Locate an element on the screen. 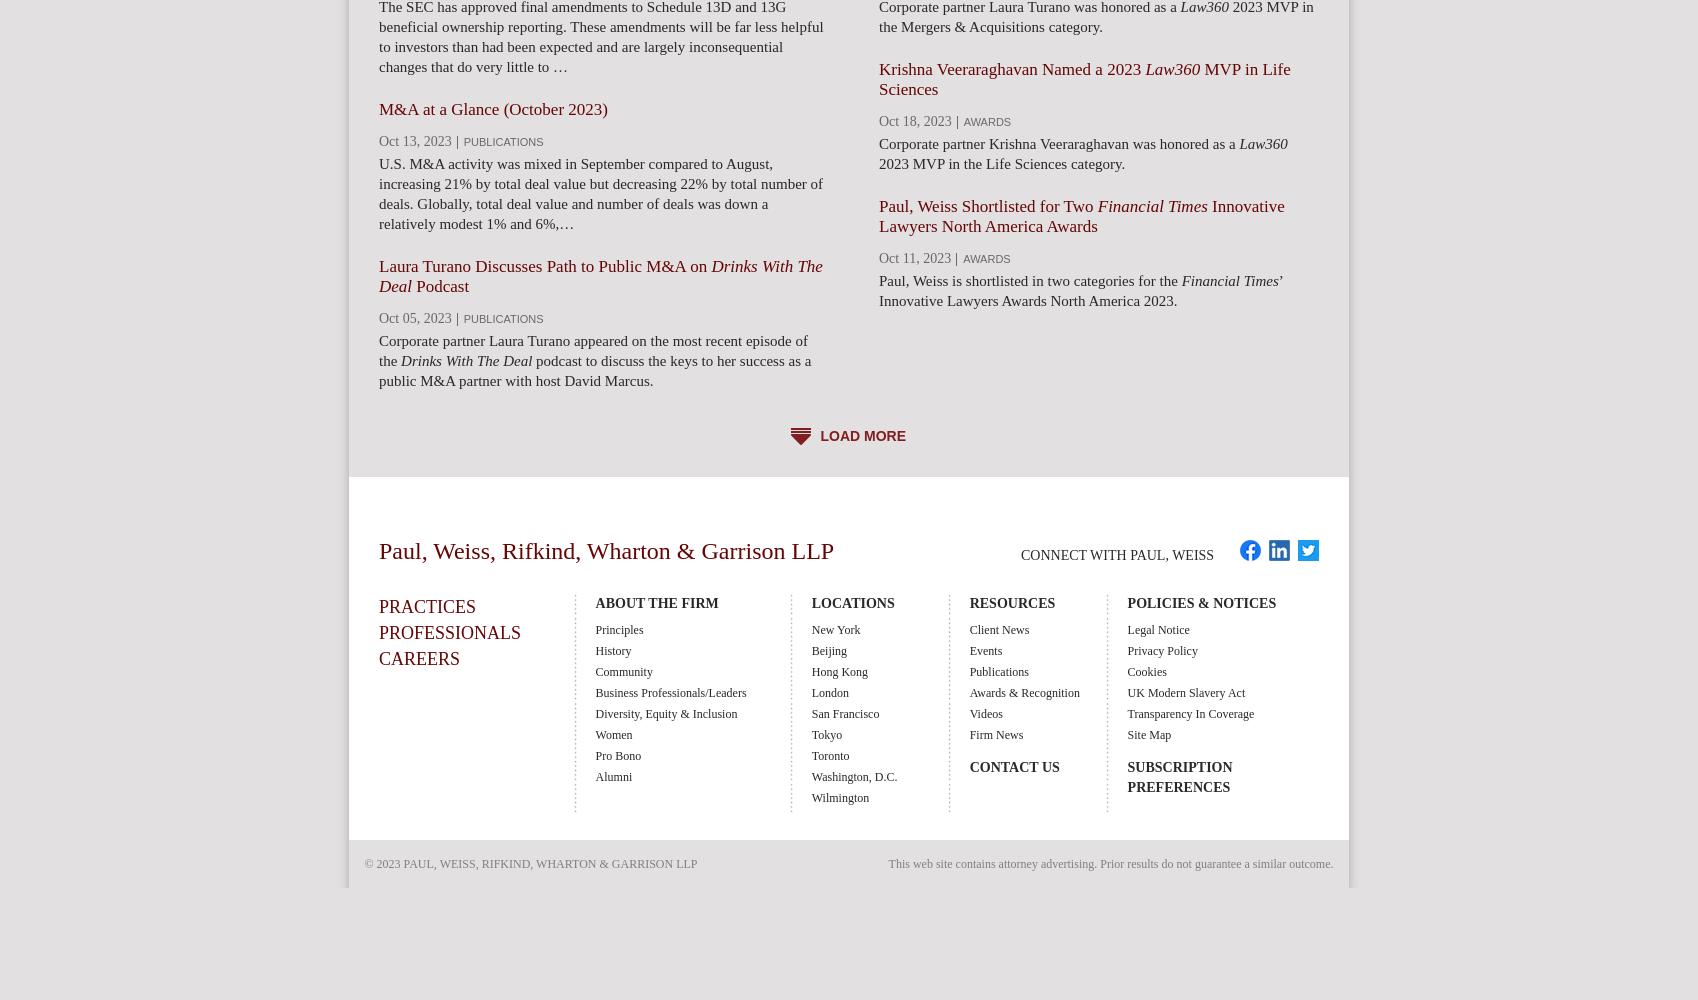 This screenshot has height=1000, width=1698. 'Subscription Preferences' is located at coordinates (1178, 777).